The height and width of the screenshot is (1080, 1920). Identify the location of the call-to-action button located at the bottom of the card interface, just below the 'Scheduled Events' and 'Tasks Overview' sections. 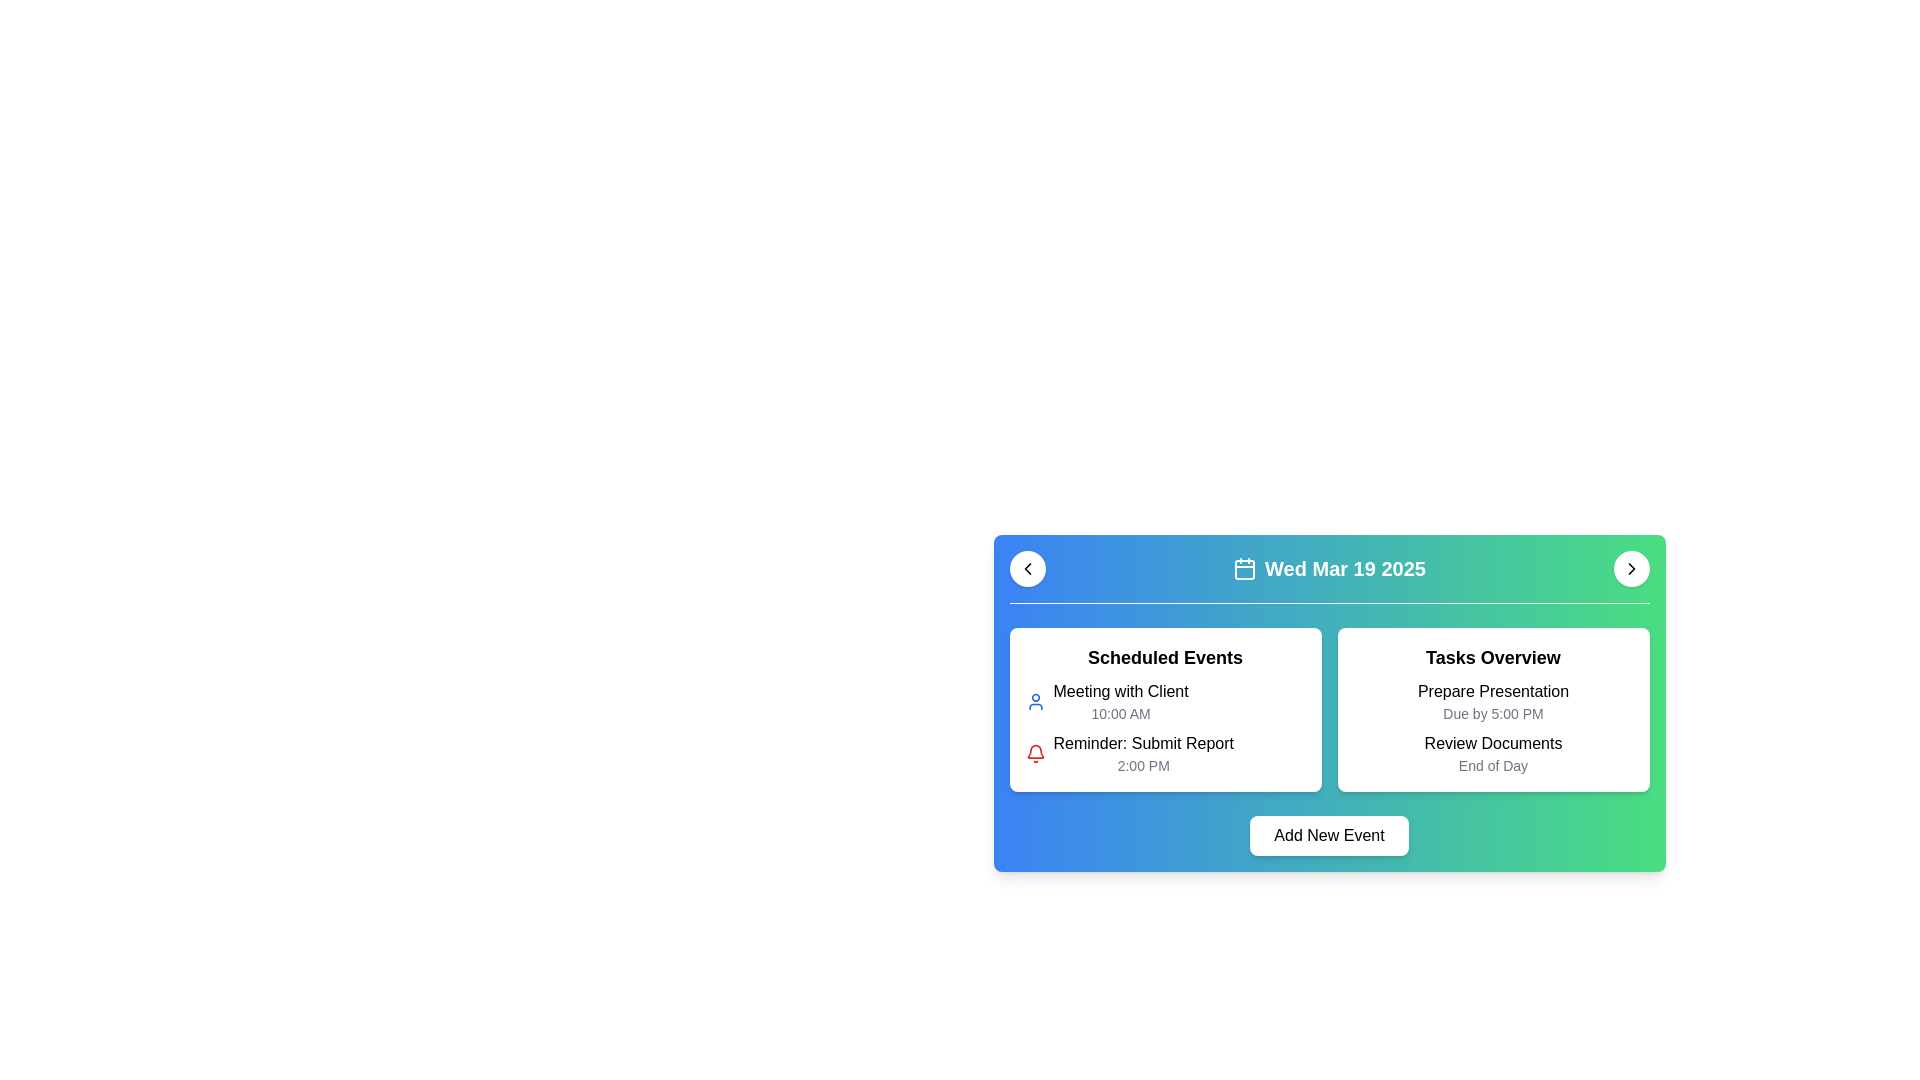
(1329, 836).